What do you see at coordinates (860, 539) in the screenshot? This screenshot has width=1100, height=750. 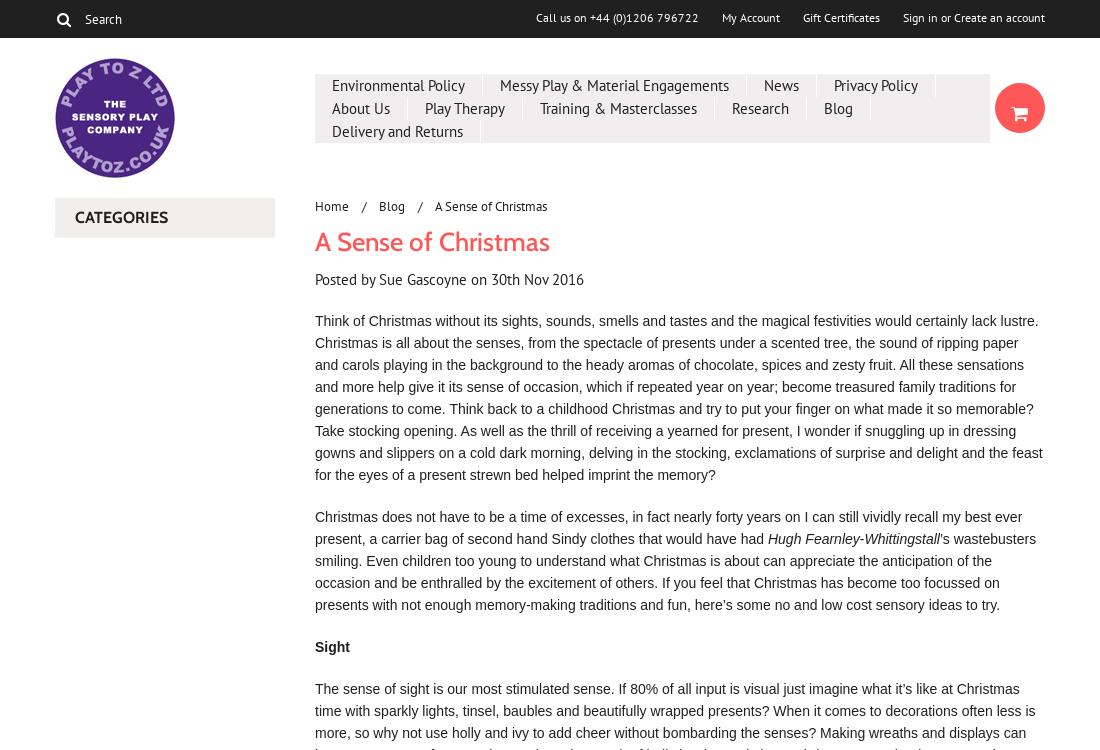 I see `'-'` at bounding box center [860, 539].